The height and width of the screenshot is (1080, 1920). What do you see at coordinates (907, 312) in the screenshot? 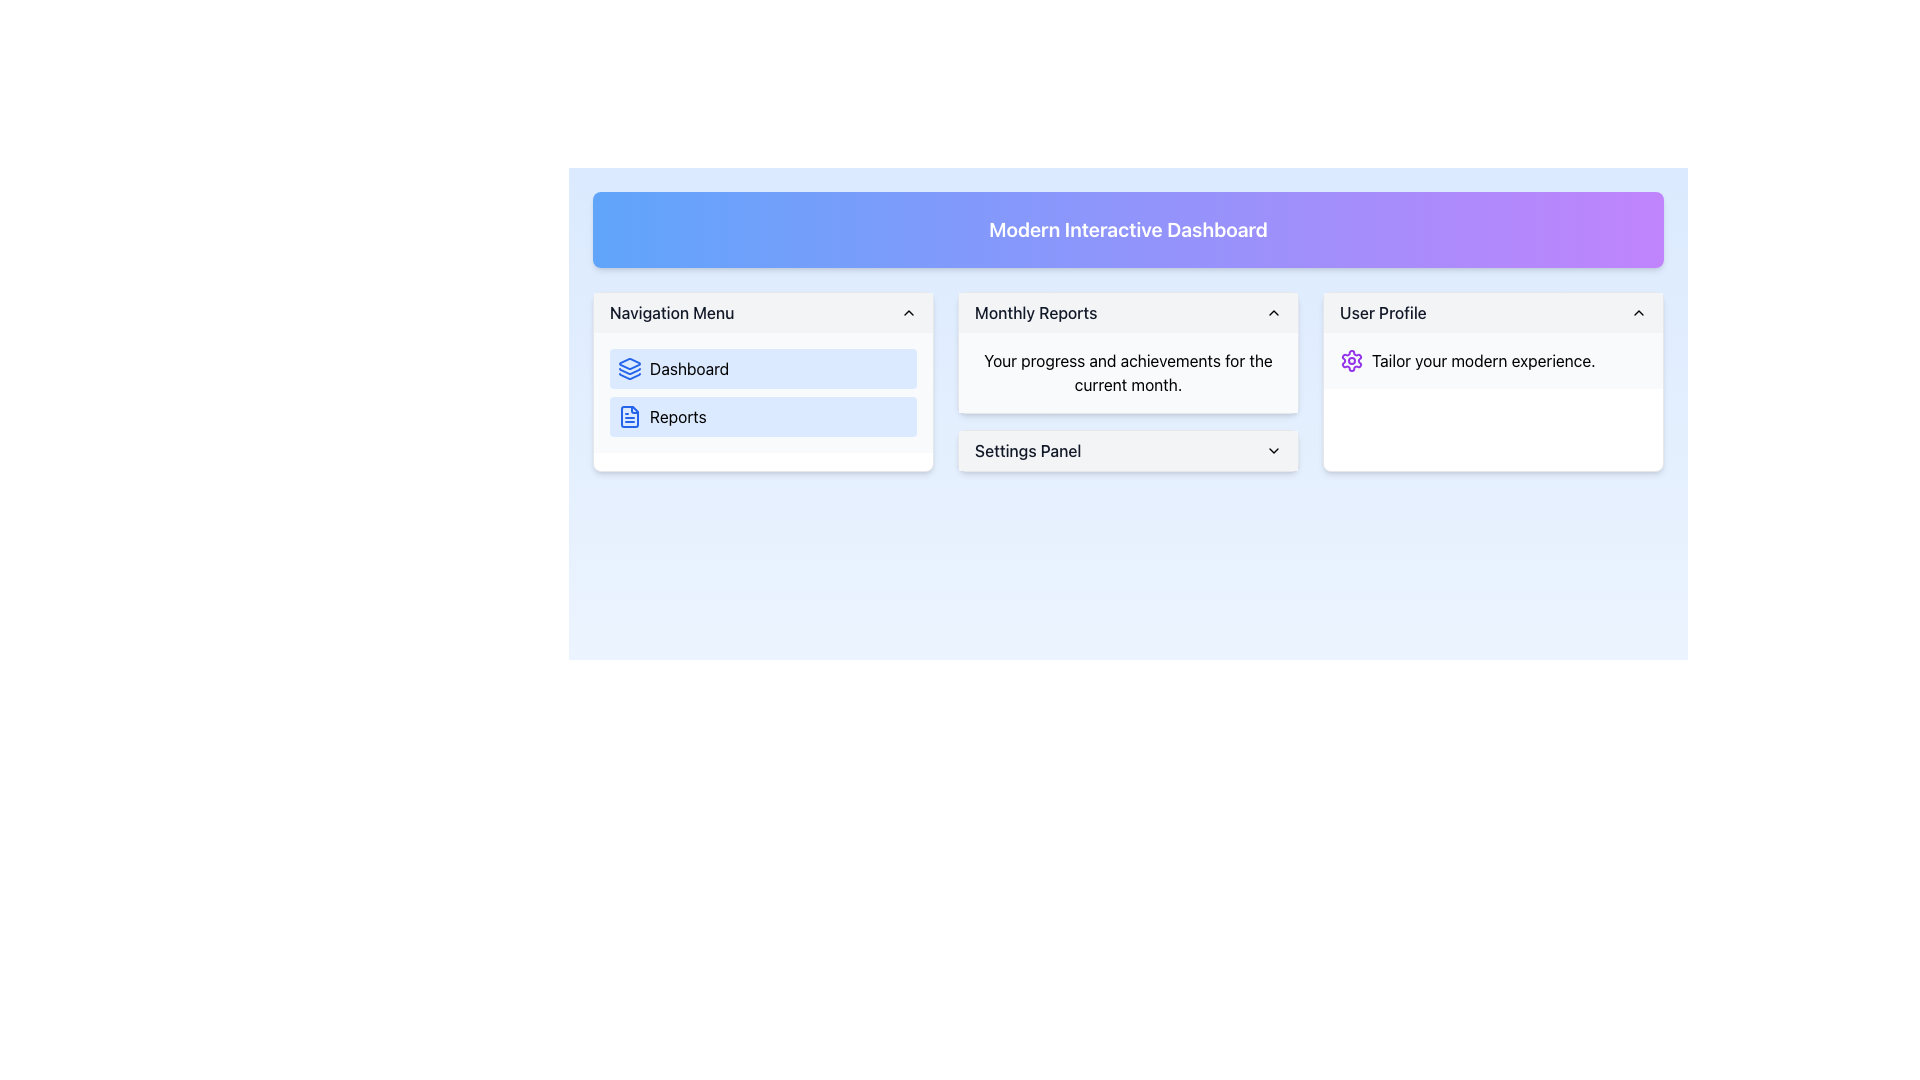
I see `the upward chevron icon located in the top-right corner of the Navigation Menu panel to trigger possible visual feedback` at bounding box center [907, 312].